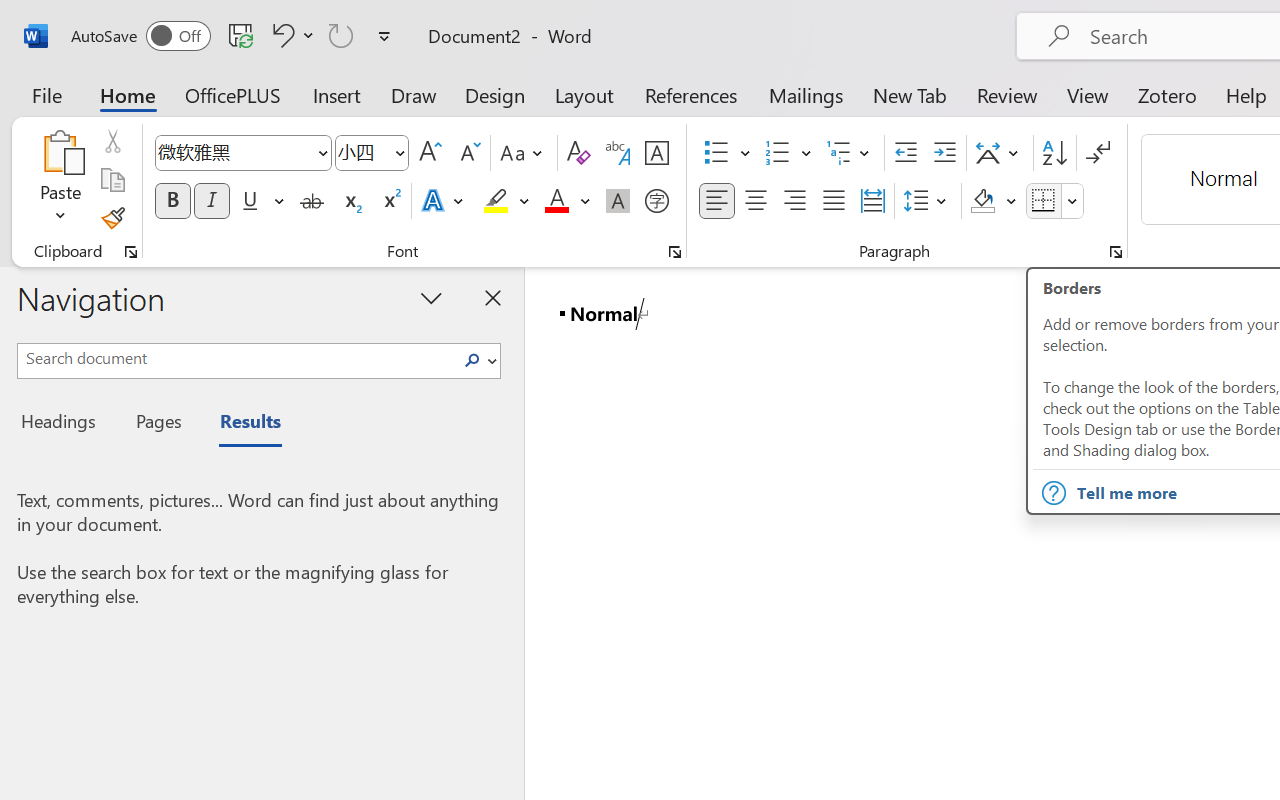  What do you see at coordinates (943, 153) in the screenshot?
I see `'Increase Indent'` at bounding box center [943, 153].